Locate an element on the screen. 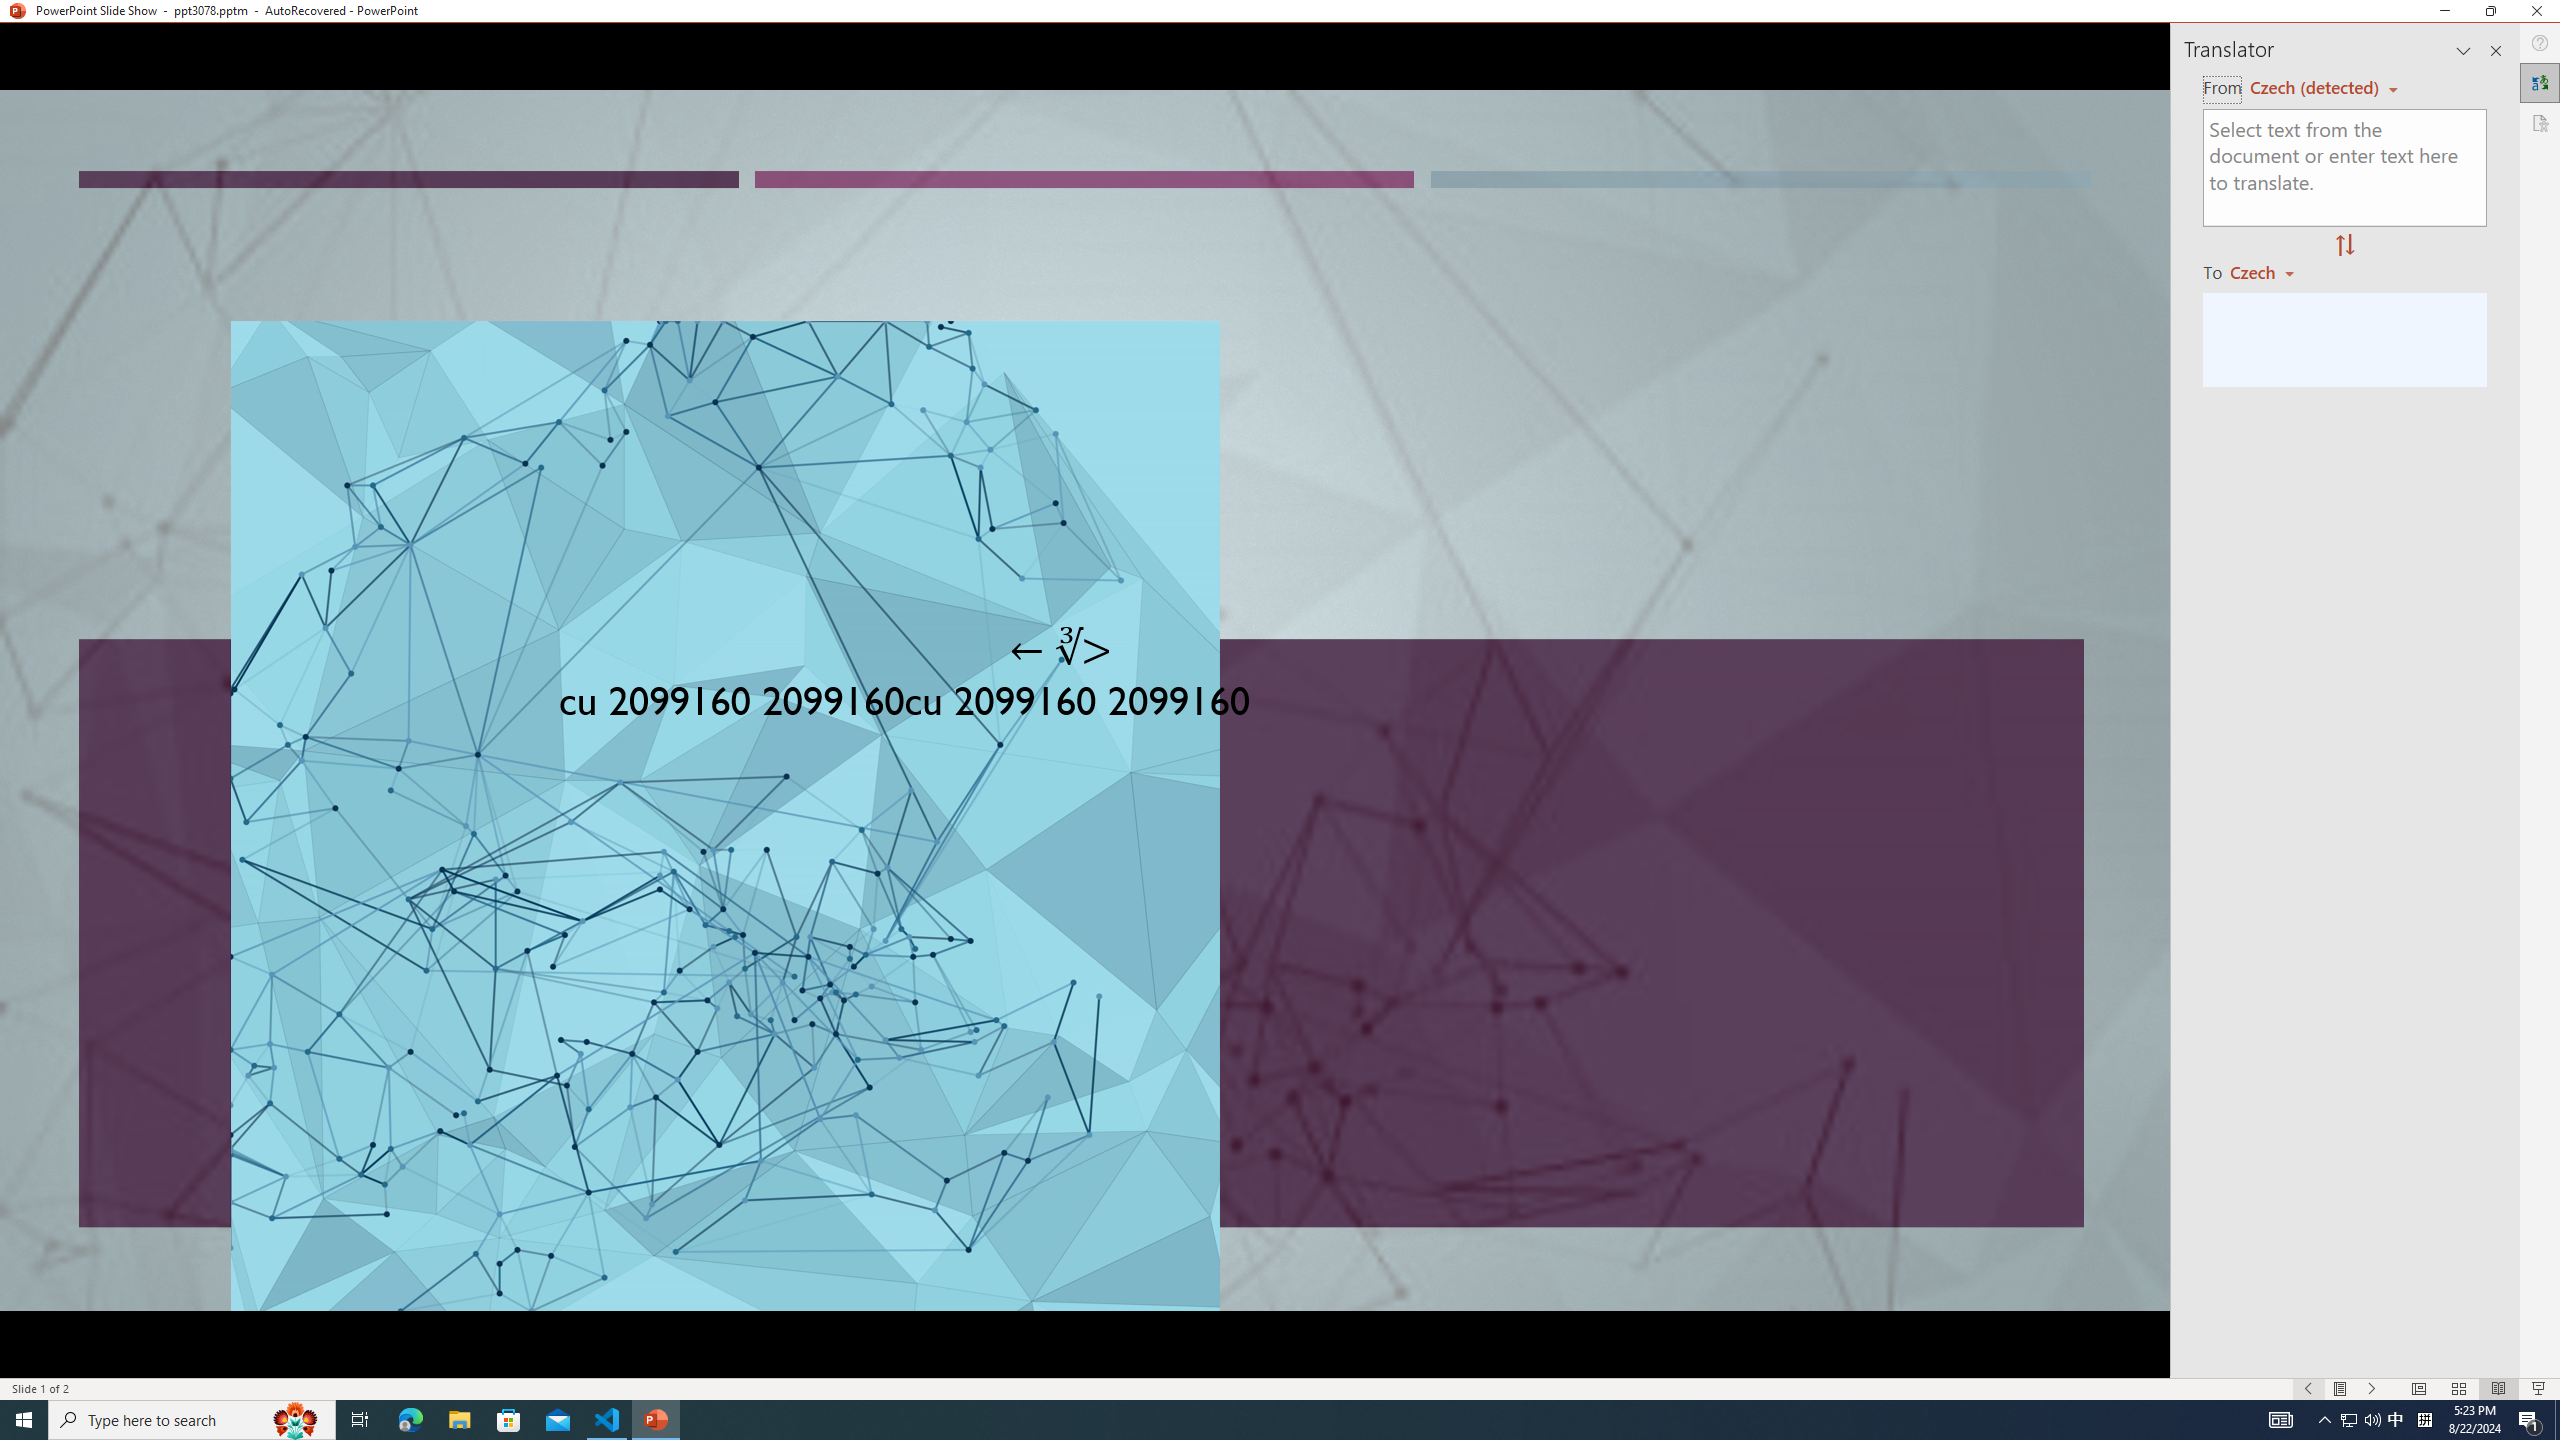  'Menu On' is located at coordinates (2340, 1389).